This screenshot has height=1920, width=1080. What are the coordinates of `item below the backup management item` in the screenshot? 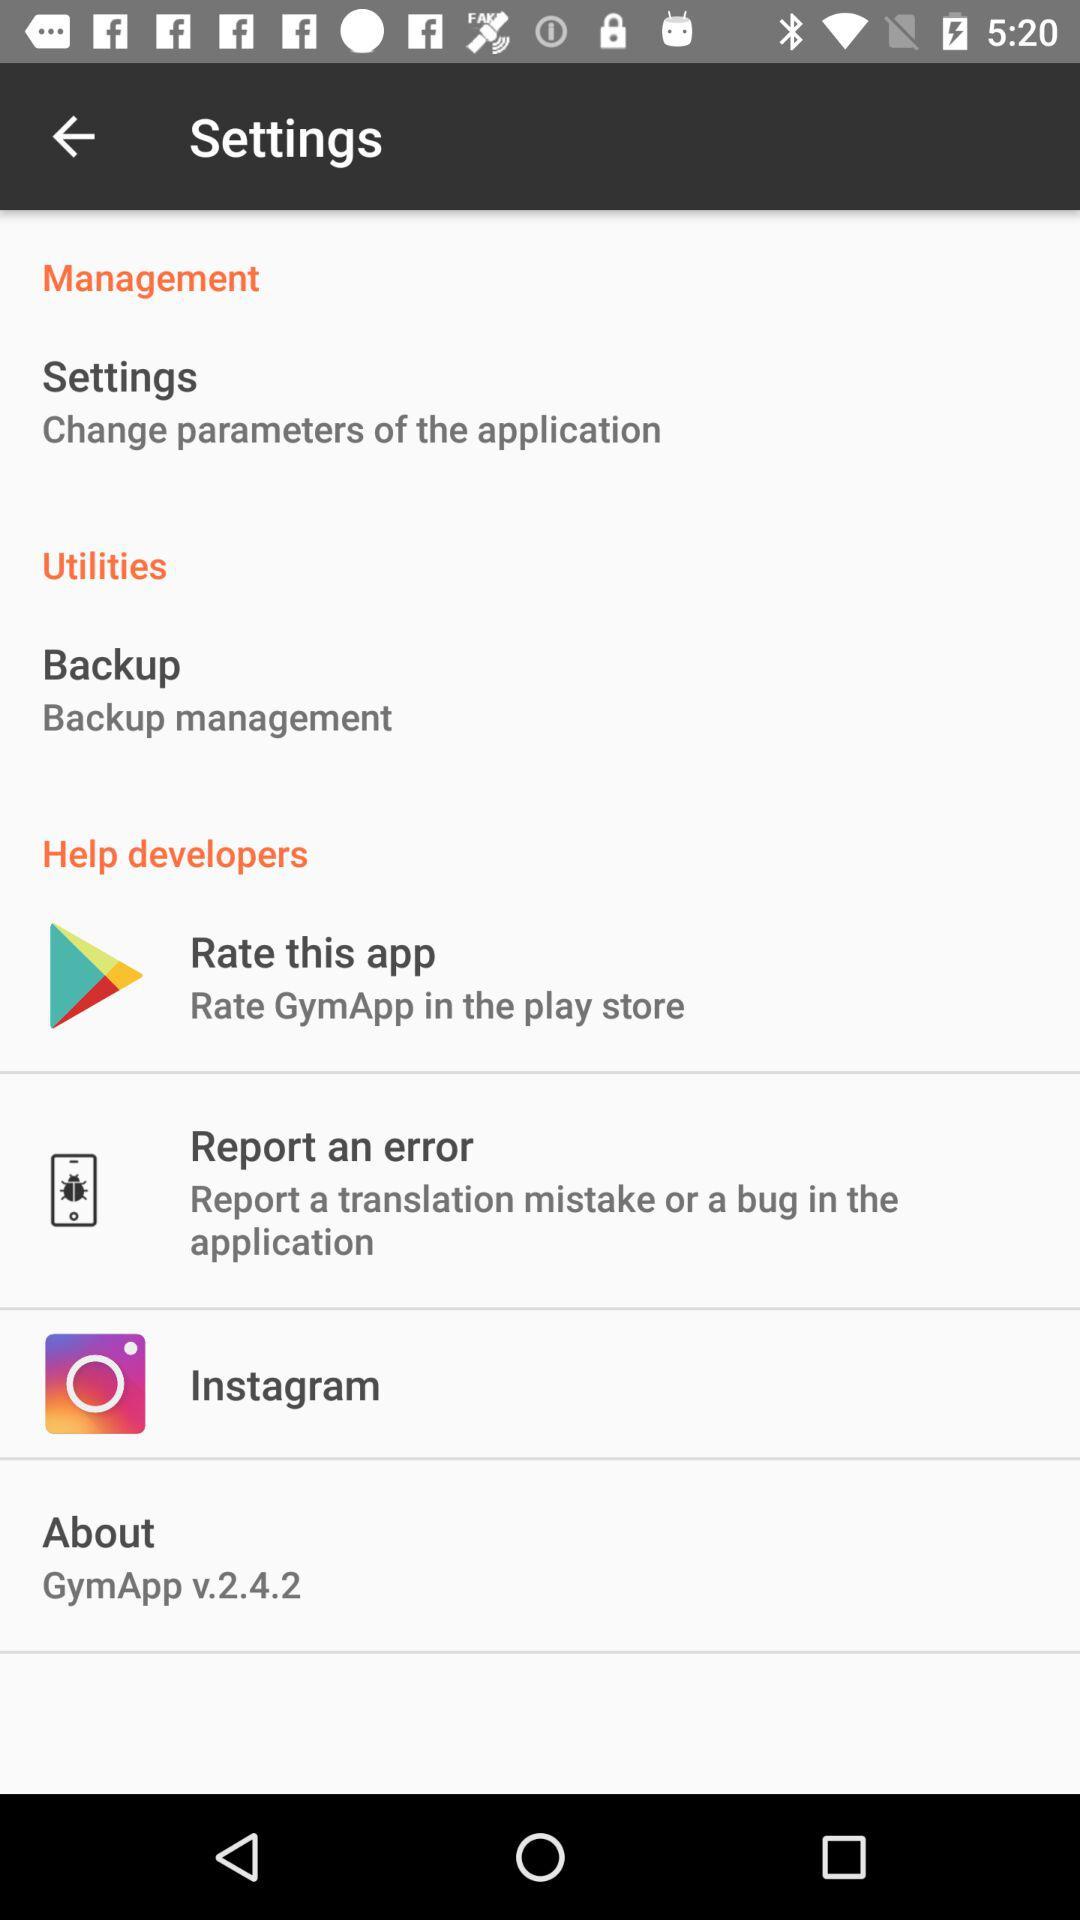 It's located at (540, 831).